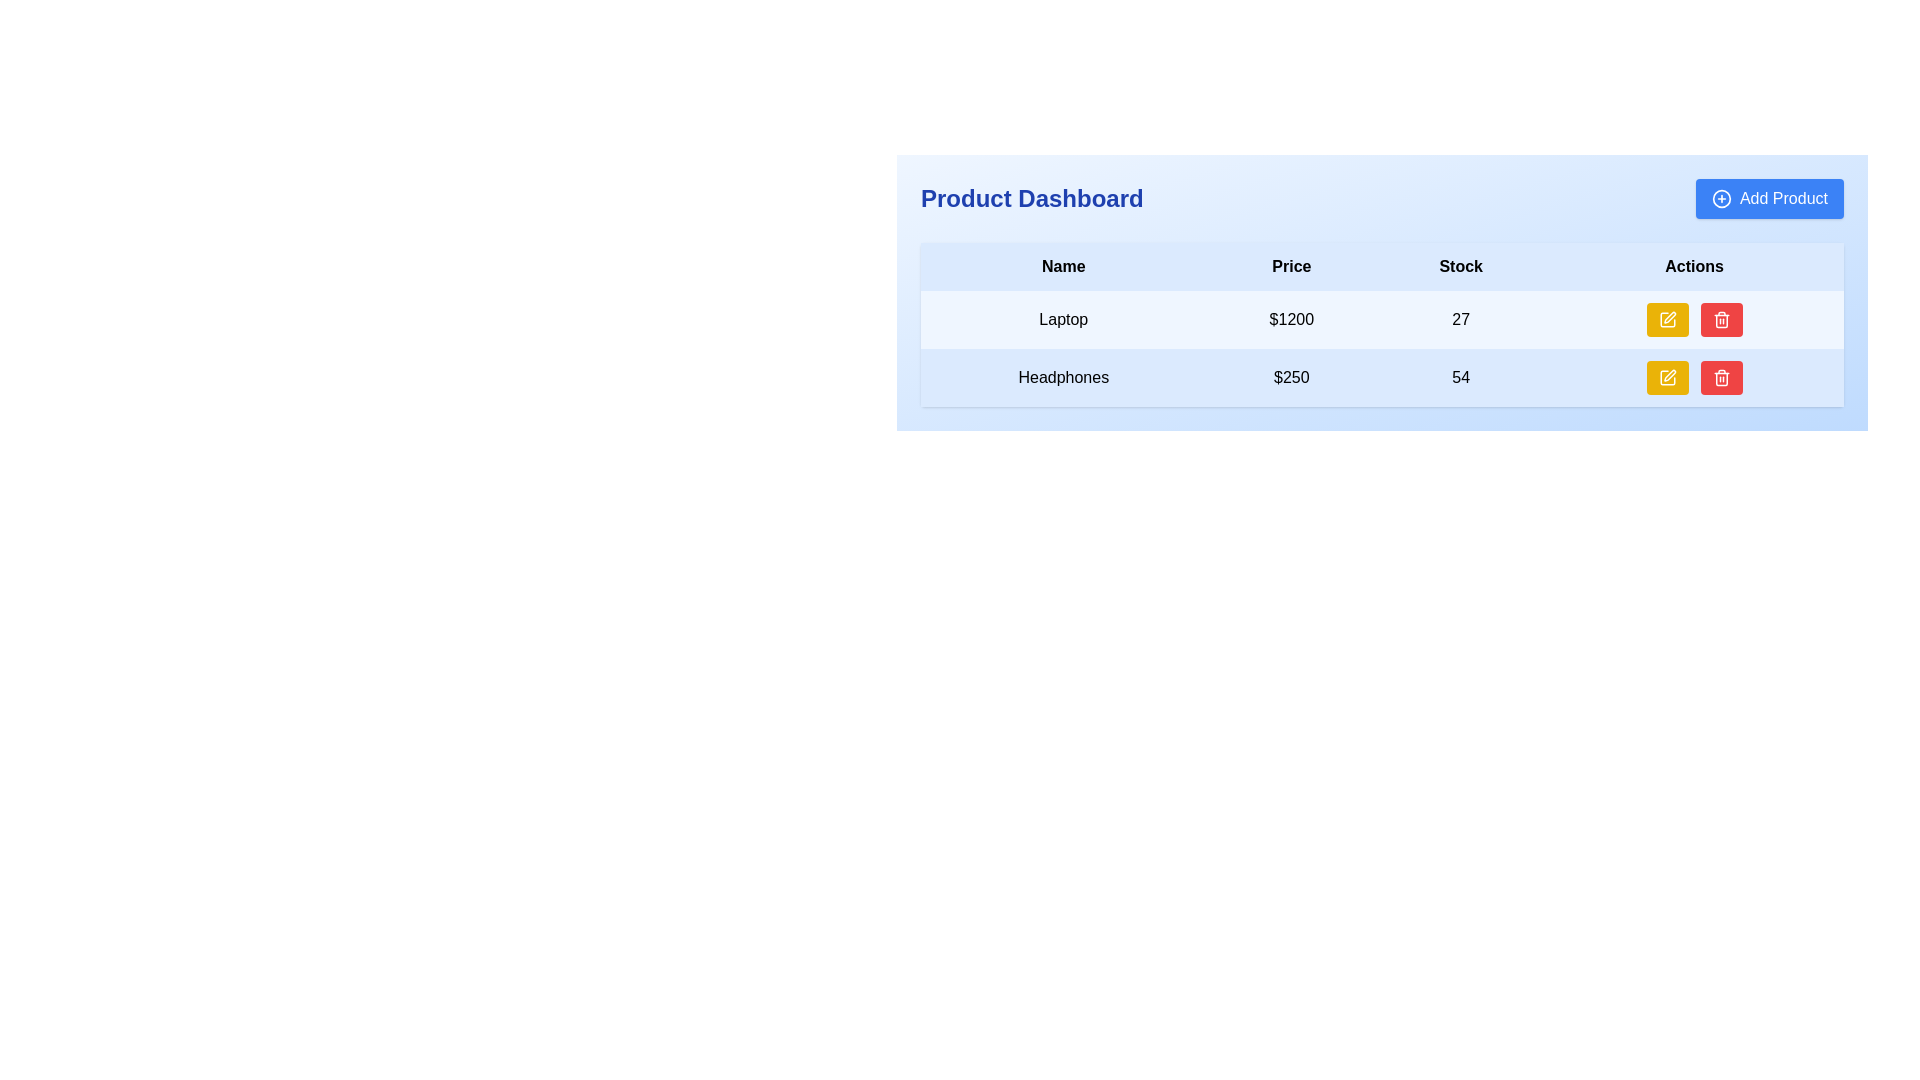 The image size is (1920, 1080). What do you see at coordinates (1667, 378) in the screenshot?
I see `the 'Edit' button for the 'Headphones' product, which is the first button in the 'Actions' column of the second row in the table` at bounding box center [1667, 378].